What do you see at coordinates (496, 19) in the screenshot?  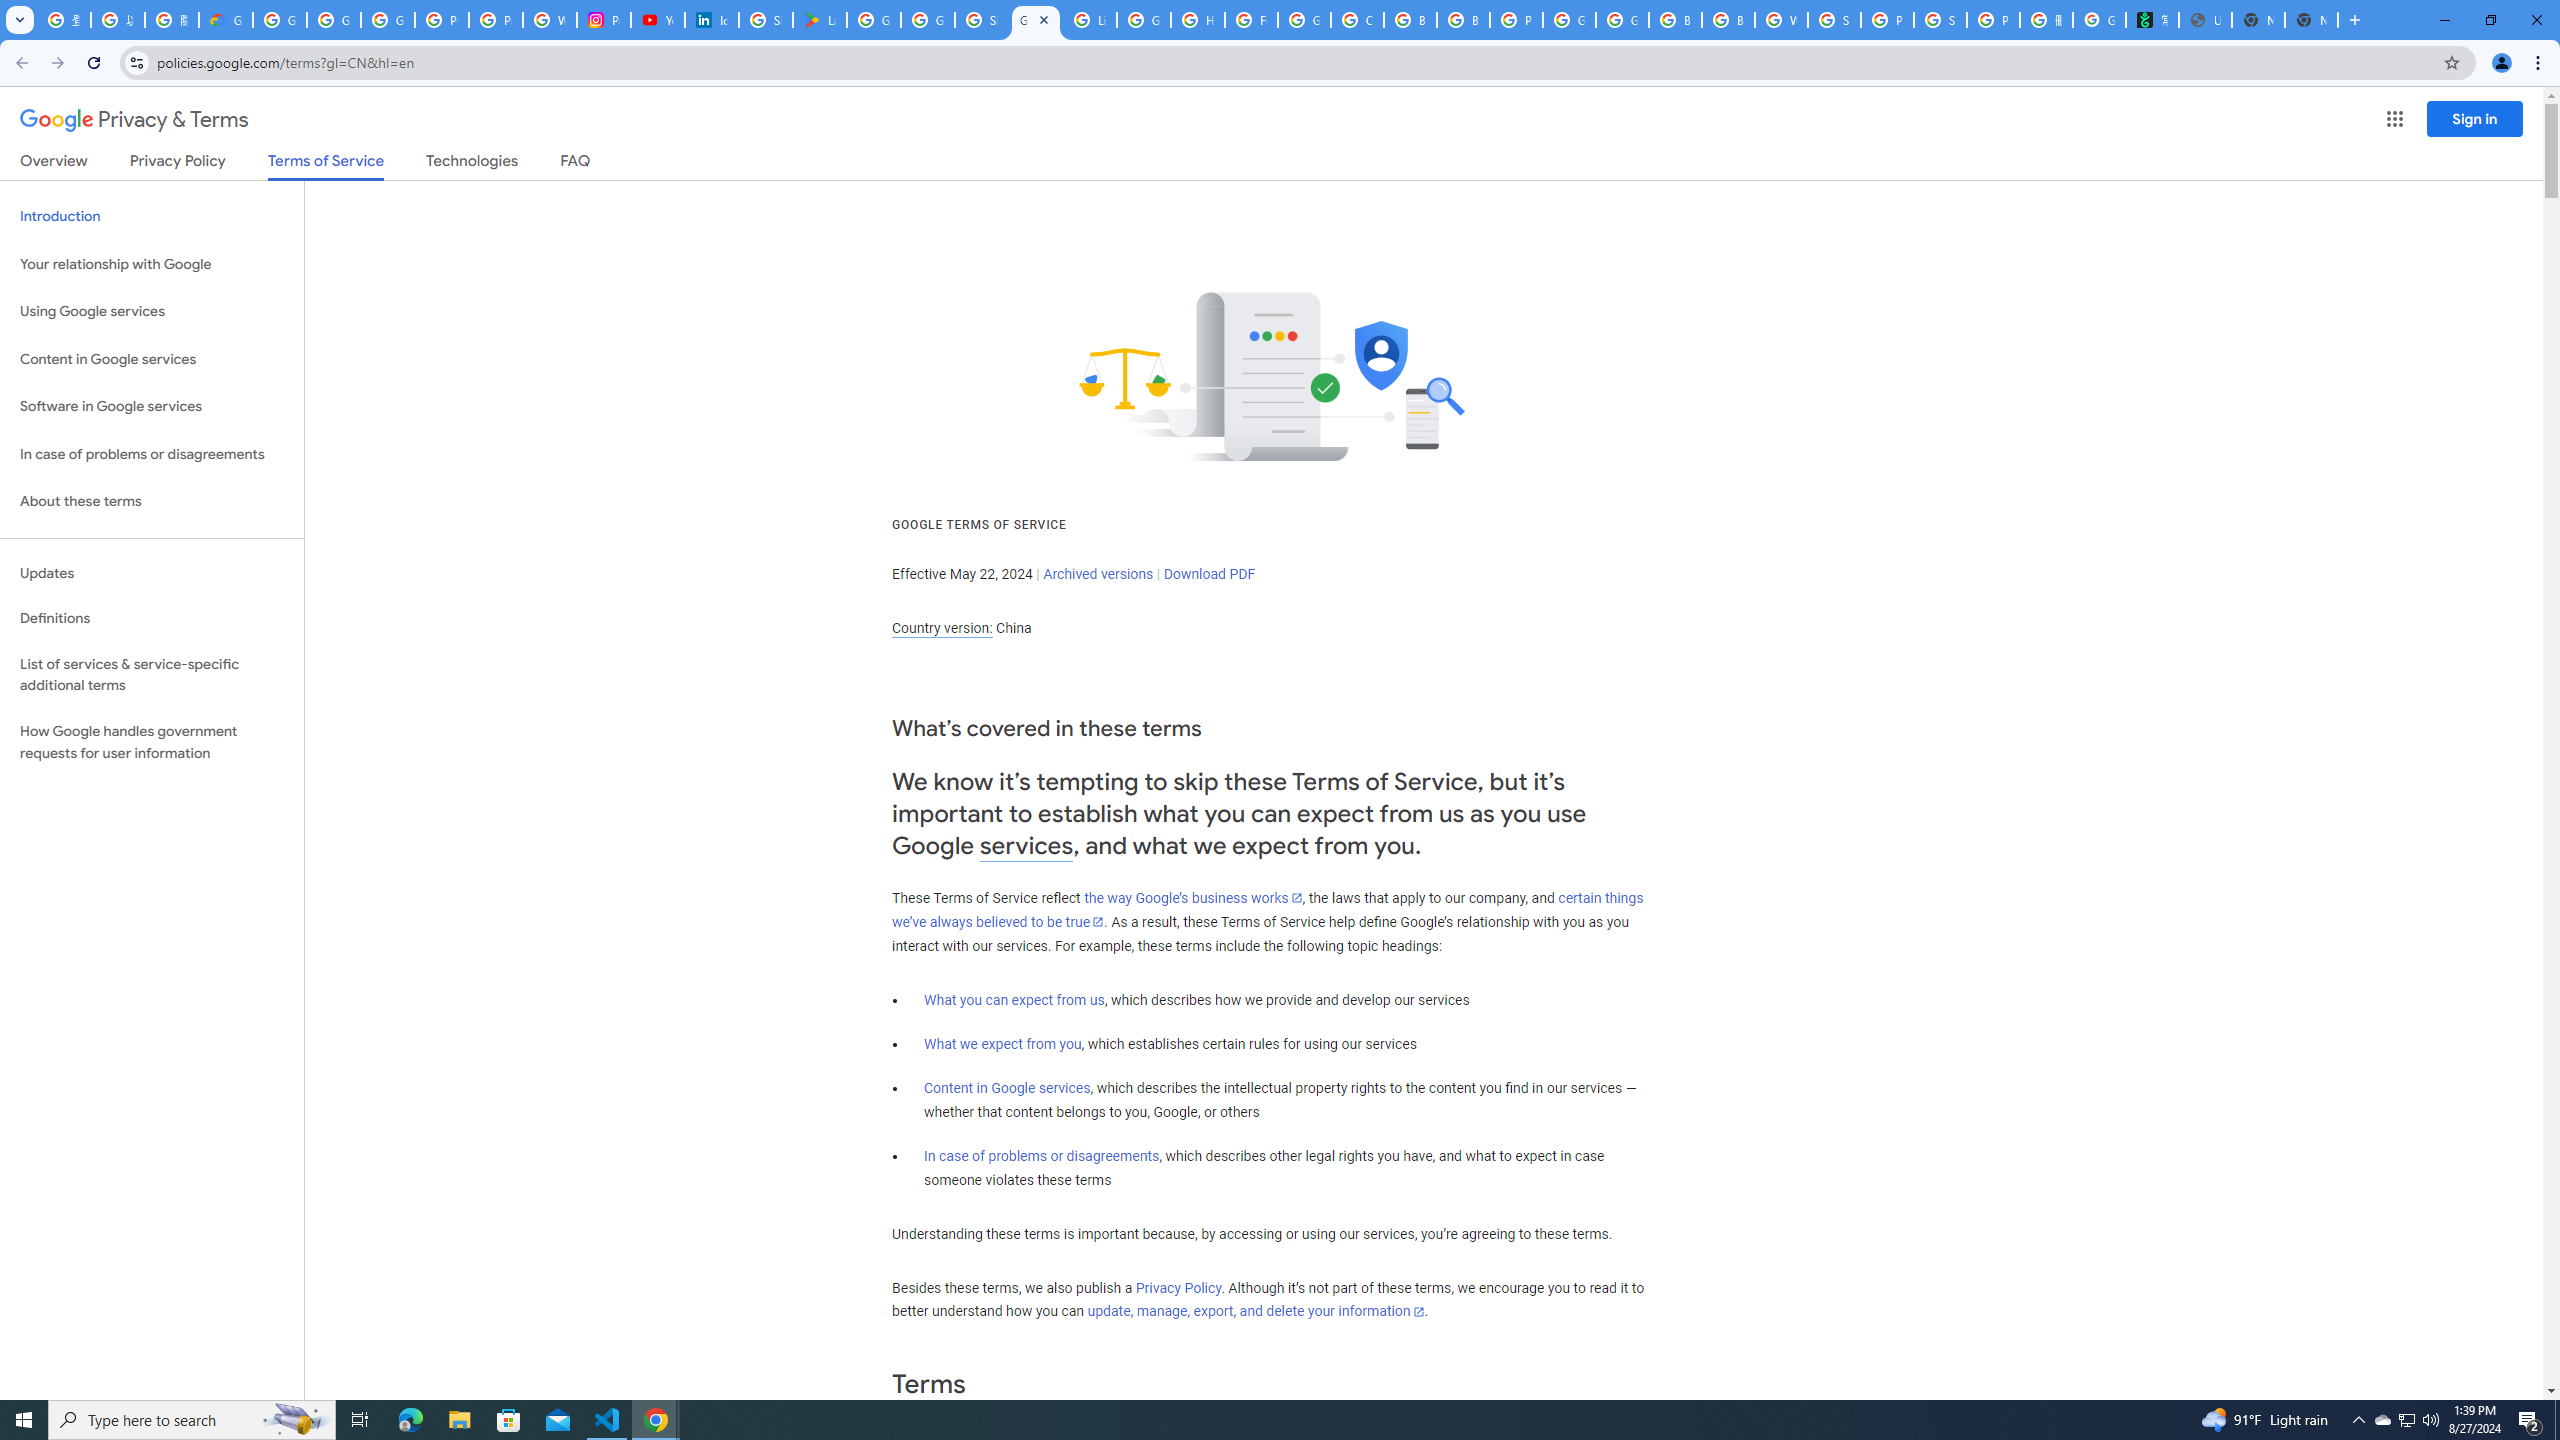 I see `'Privacy Help Center - Policies Help'` at bounding box center [496, 19].